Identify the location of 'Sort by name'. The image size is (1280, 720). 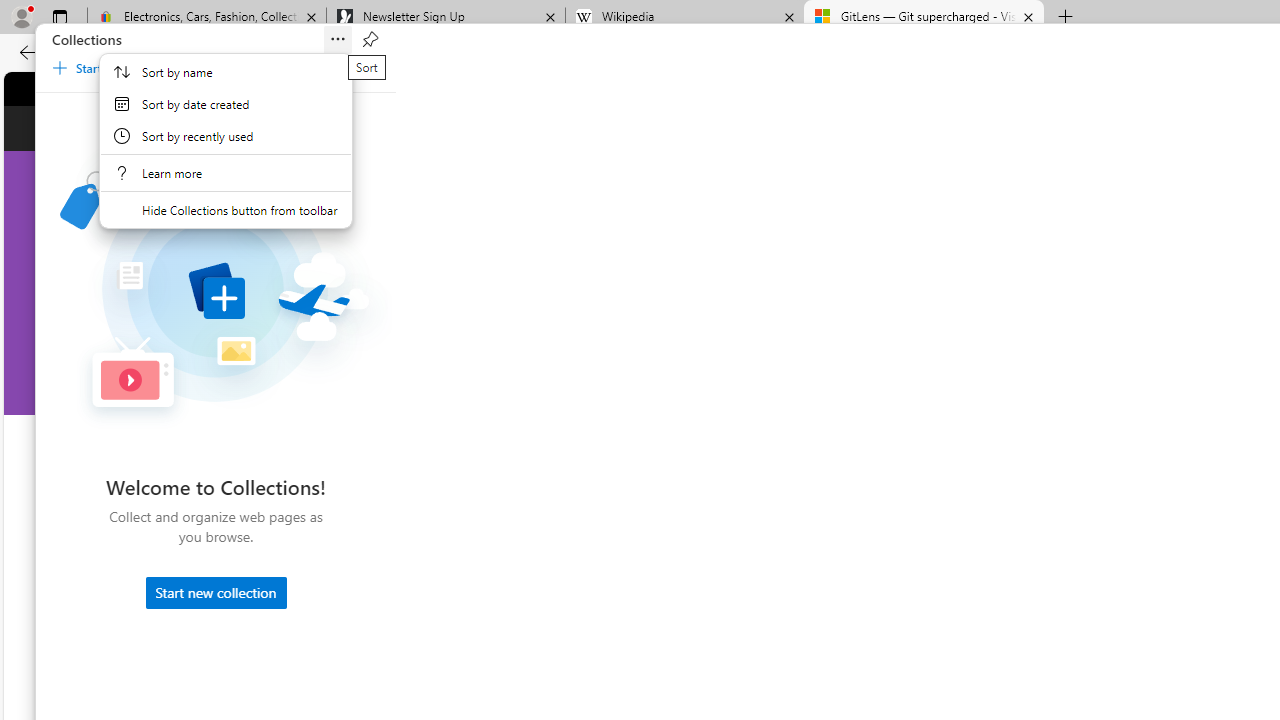
(225, 71).